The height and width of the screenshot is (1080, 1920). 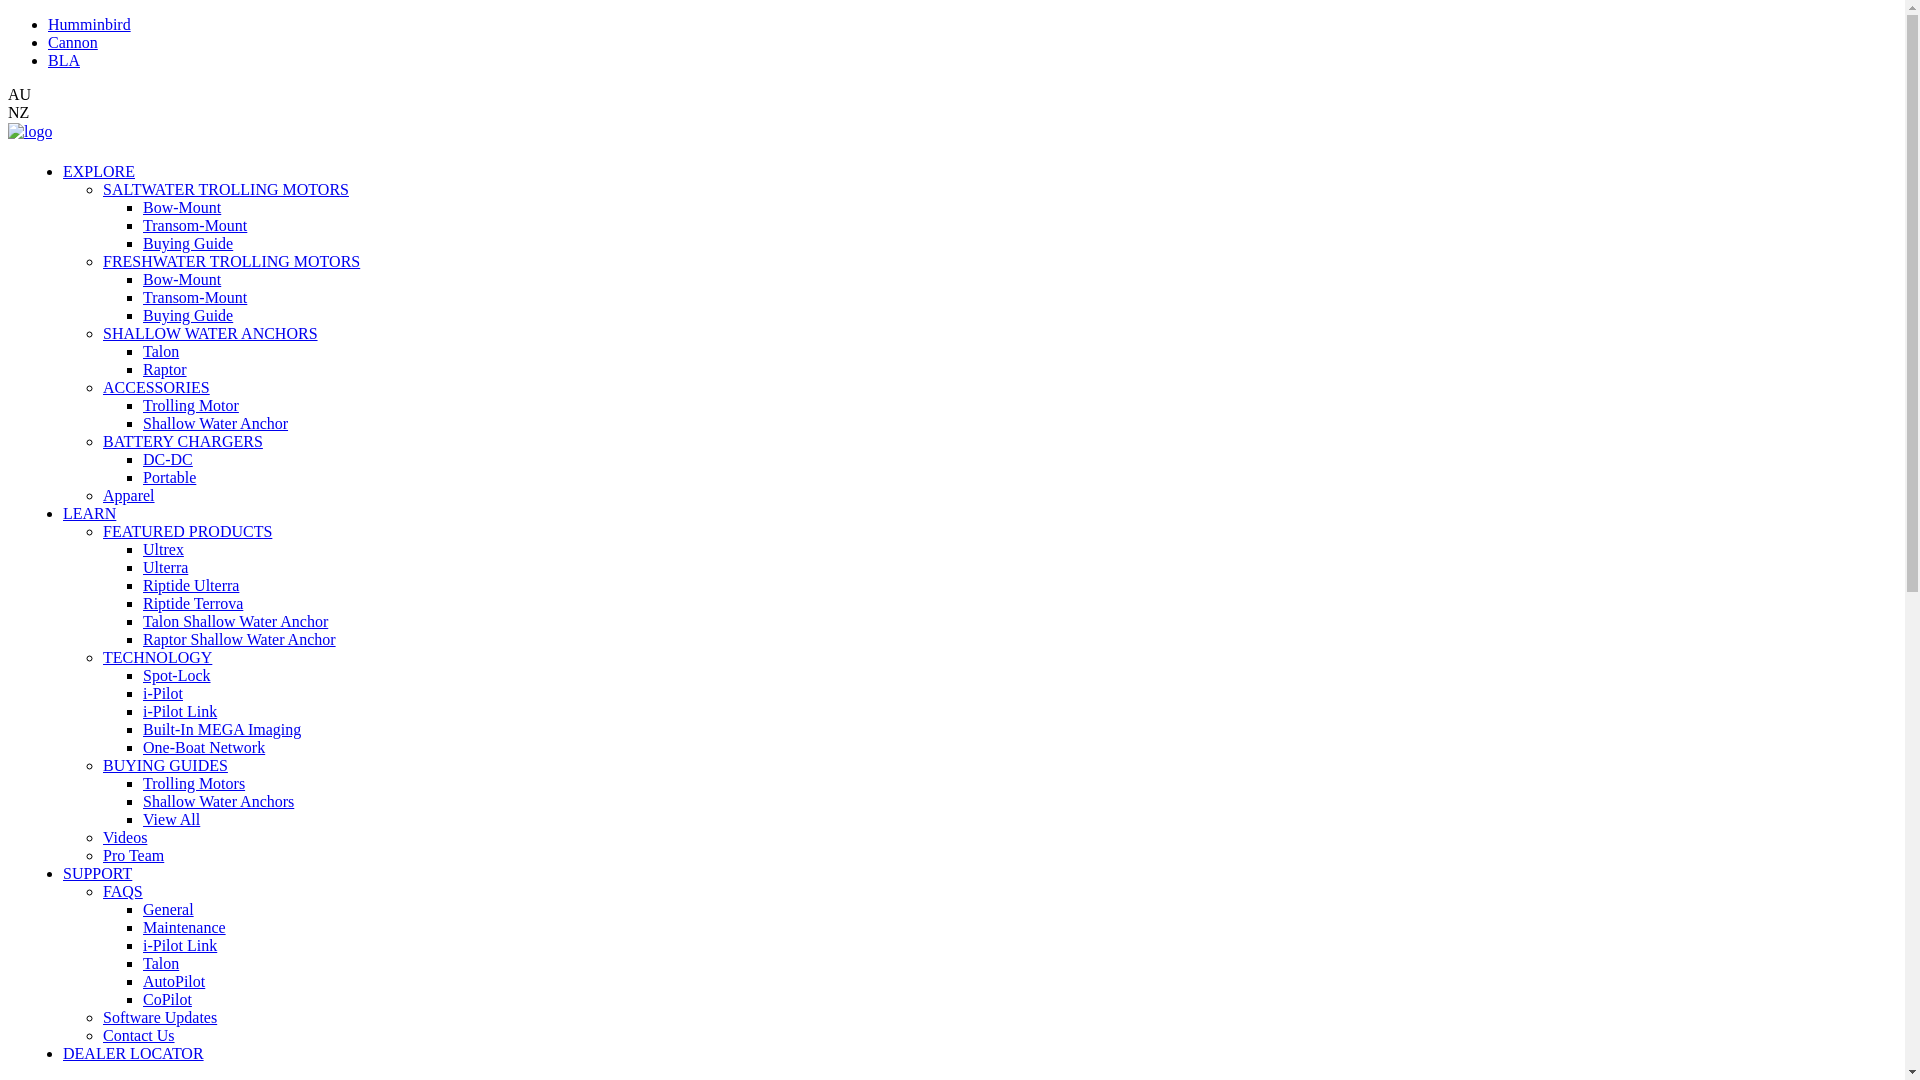 I want to click on 'Contact Us', so click(x=138, y=1035).